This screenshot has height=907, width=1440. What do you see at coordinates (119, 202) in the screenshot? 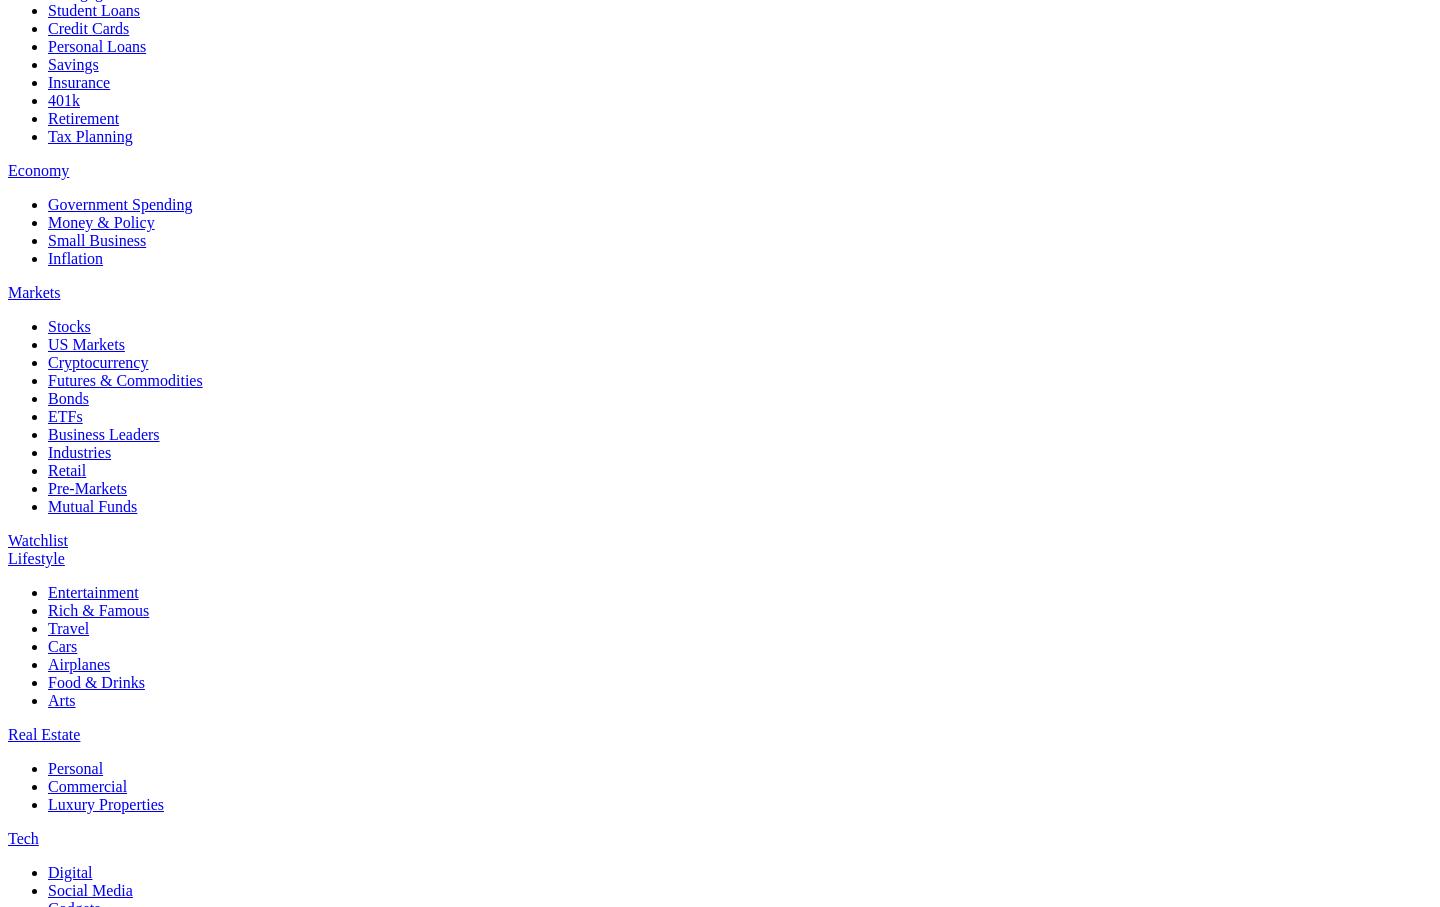
I see `'Government Spending'` at bounding box center [119, 202].